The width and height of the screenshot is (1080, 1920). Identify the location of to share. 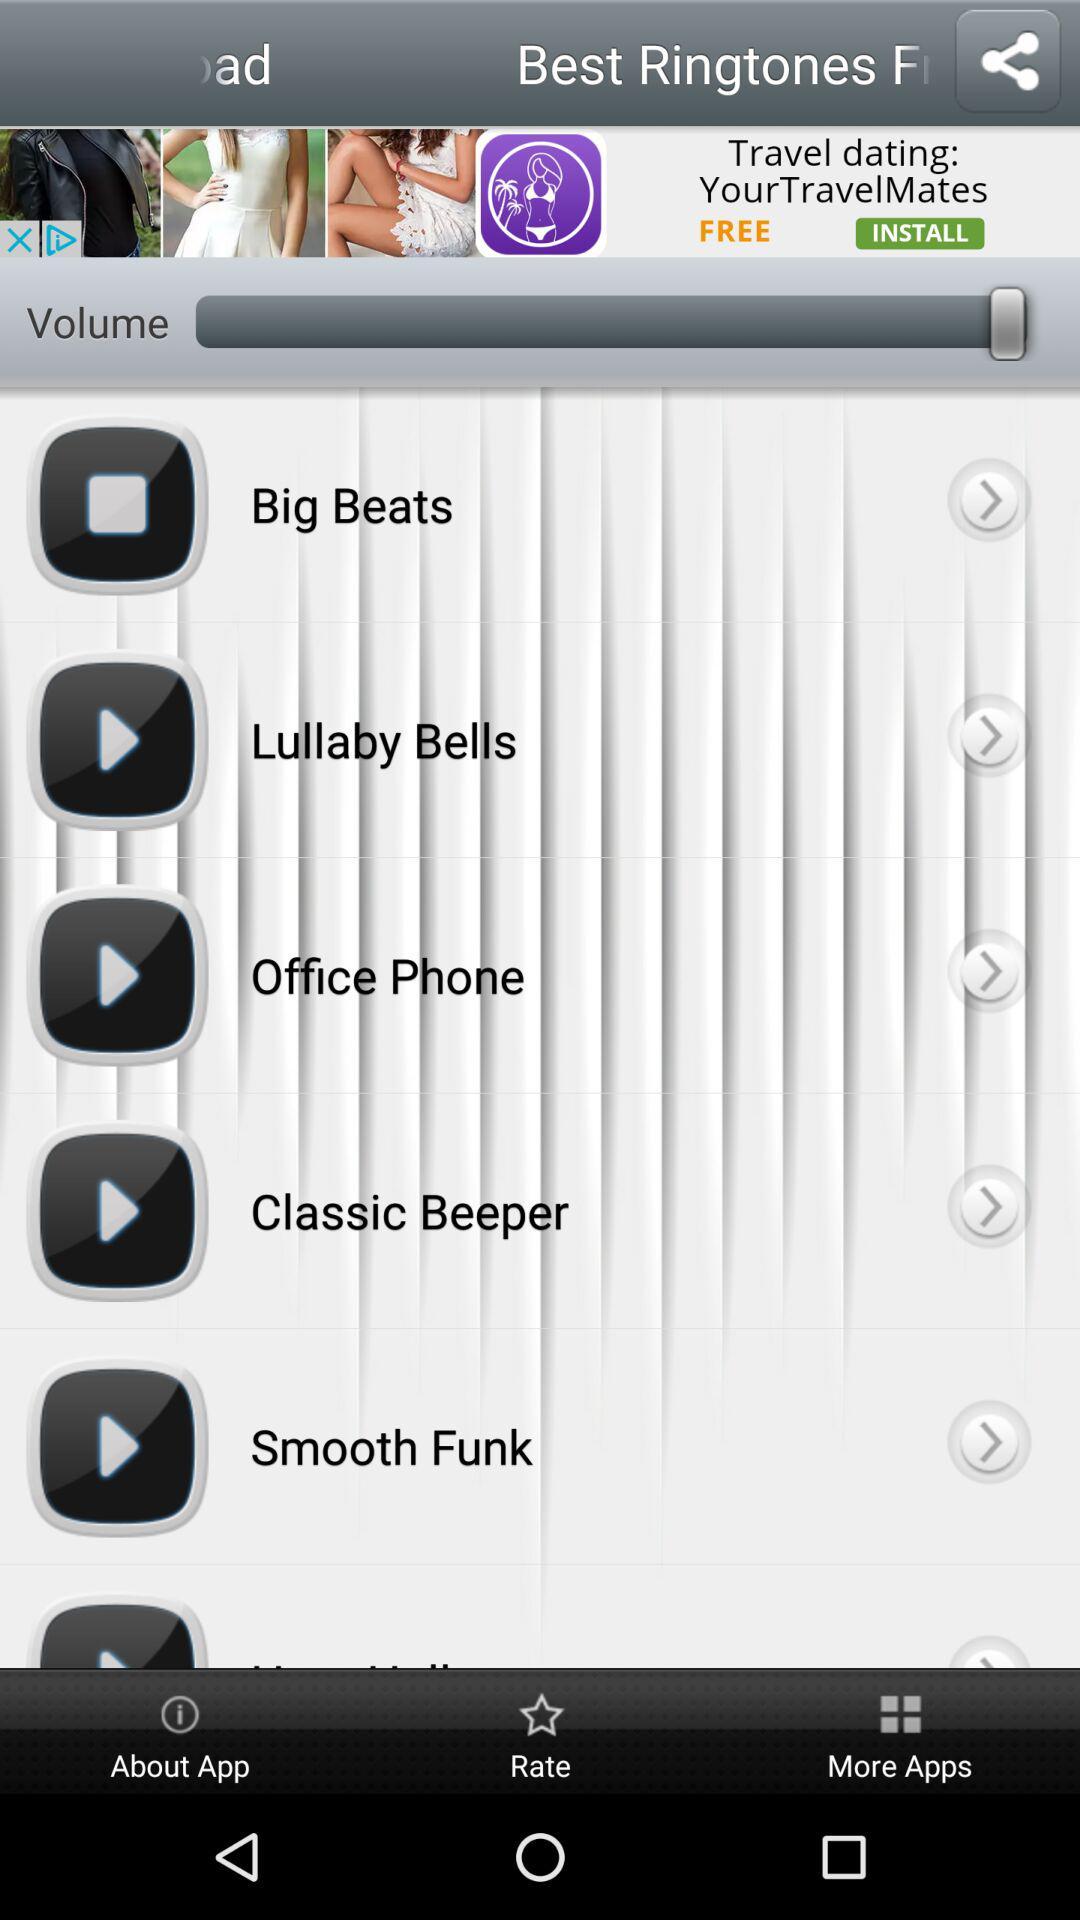
(1007, 62).